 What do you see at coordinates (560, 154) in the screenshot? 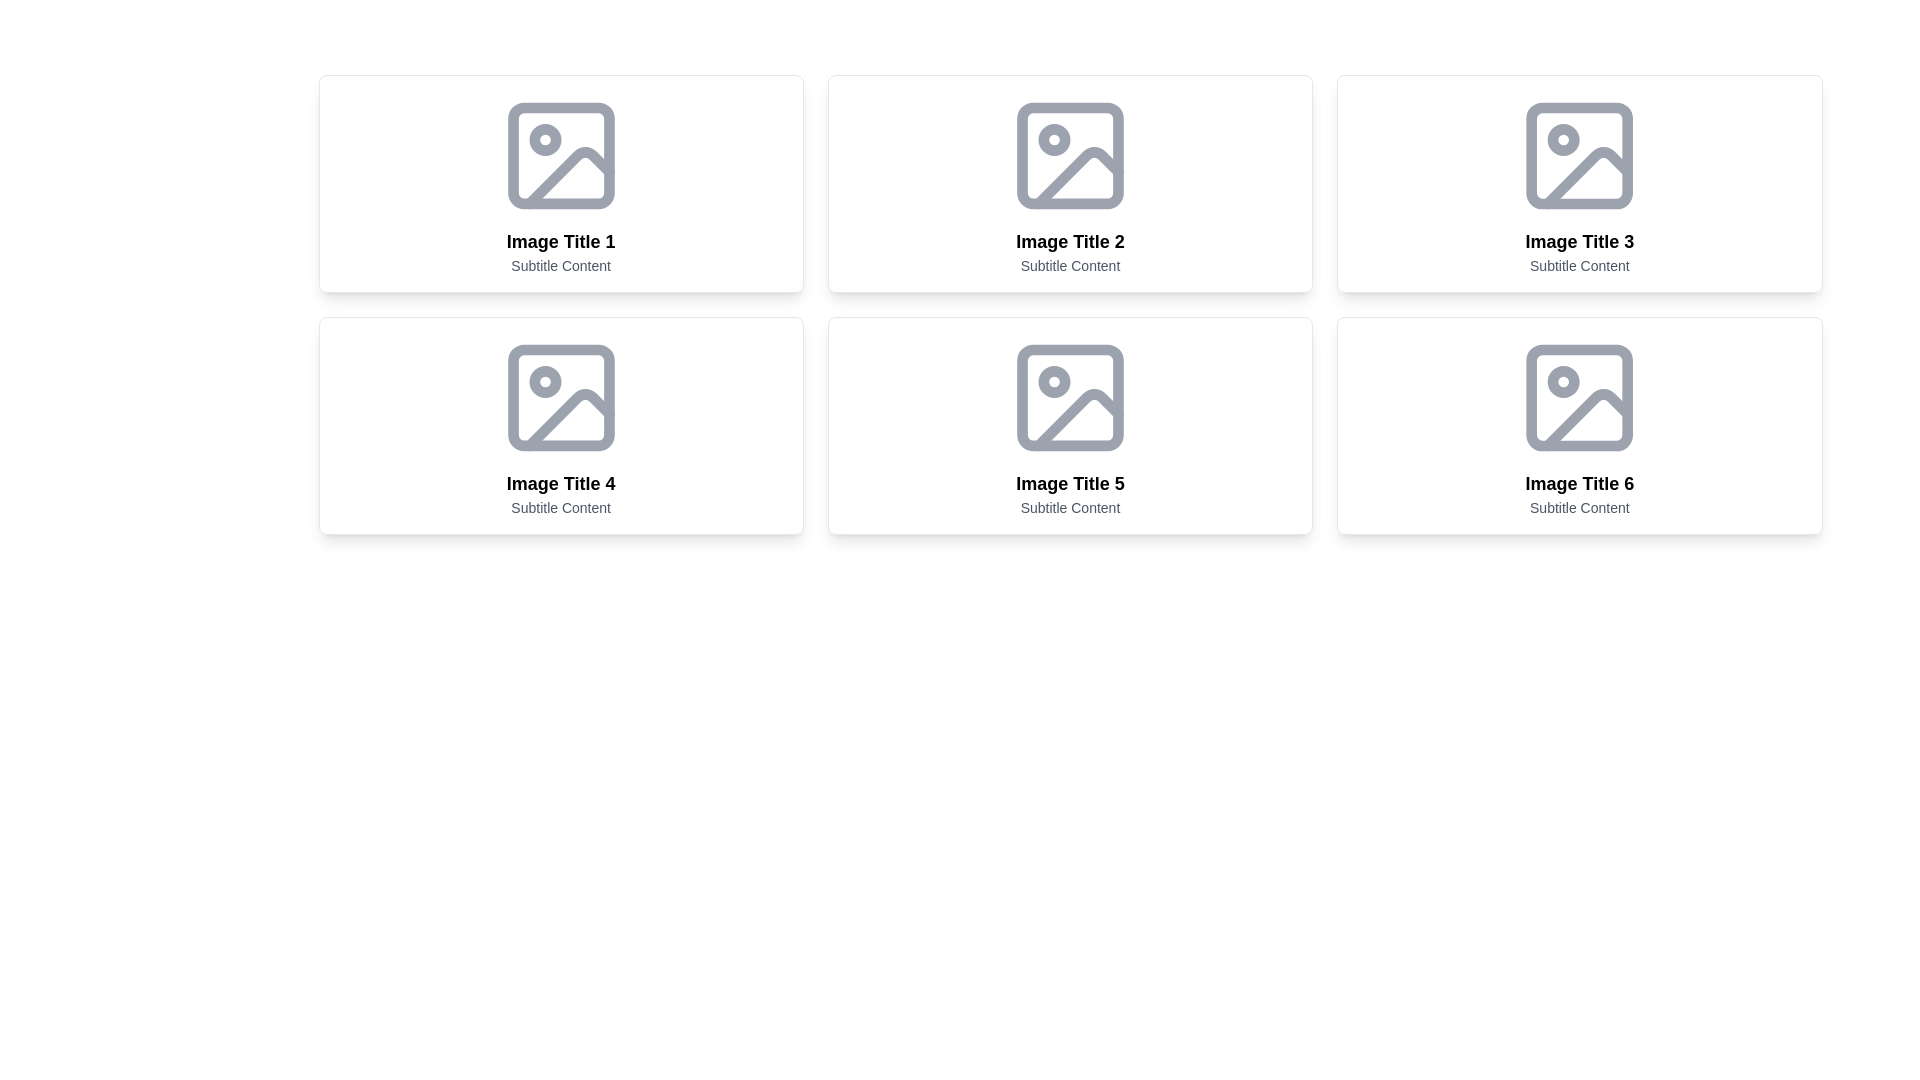
I see `the image placeholder icon located in the leftmost card titled 'Image Title 1' with the subtitle 'Subtitle Content'` at bounding box center [560, 154].